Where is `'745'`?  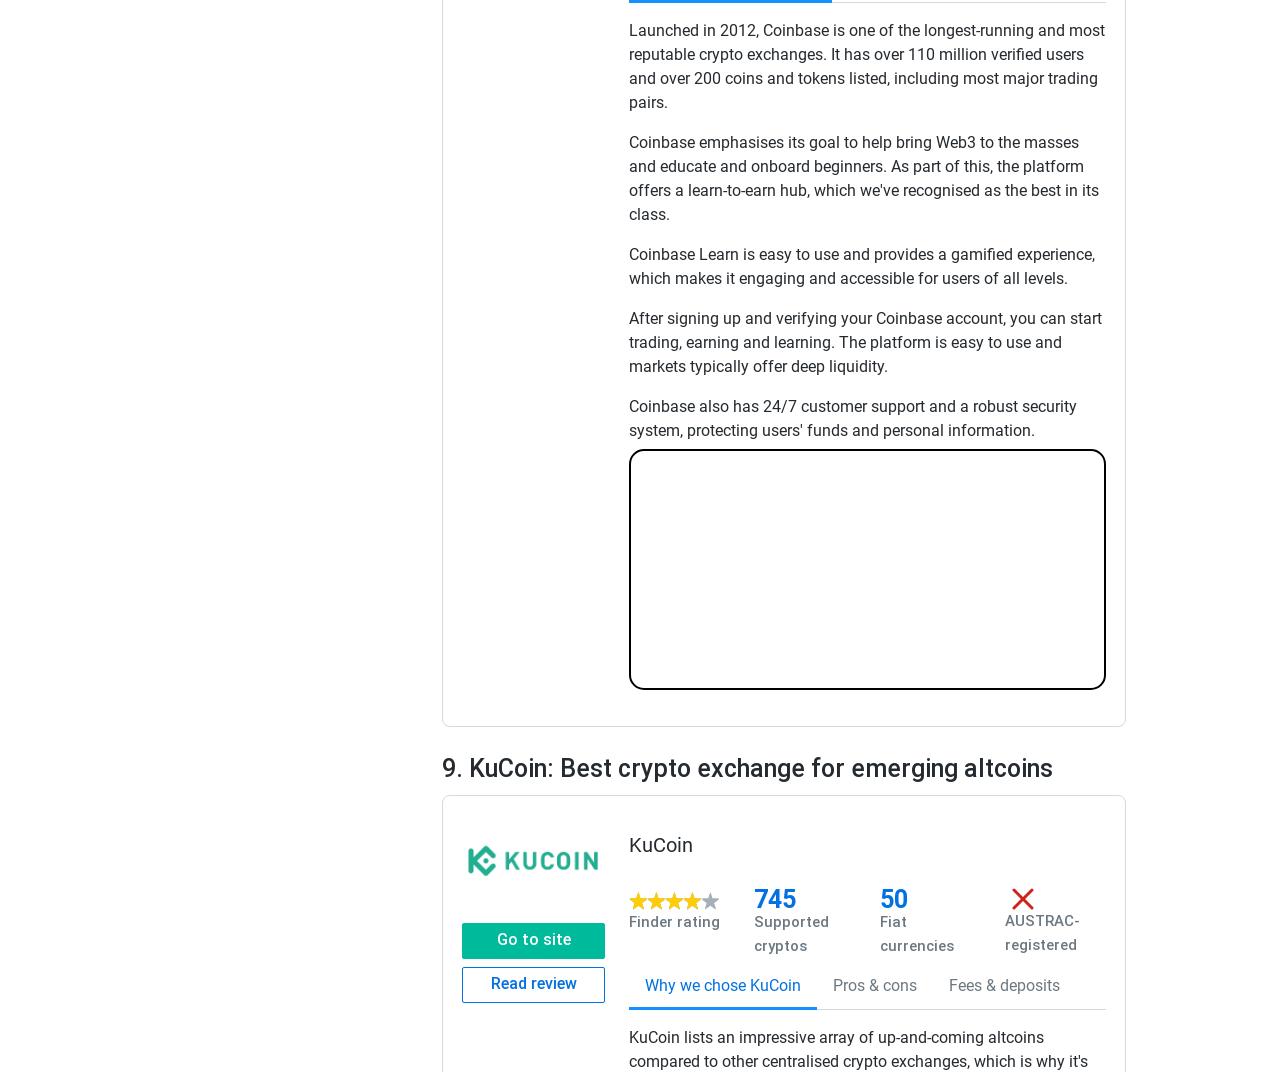 '745' is located at coordinates (774, 898).